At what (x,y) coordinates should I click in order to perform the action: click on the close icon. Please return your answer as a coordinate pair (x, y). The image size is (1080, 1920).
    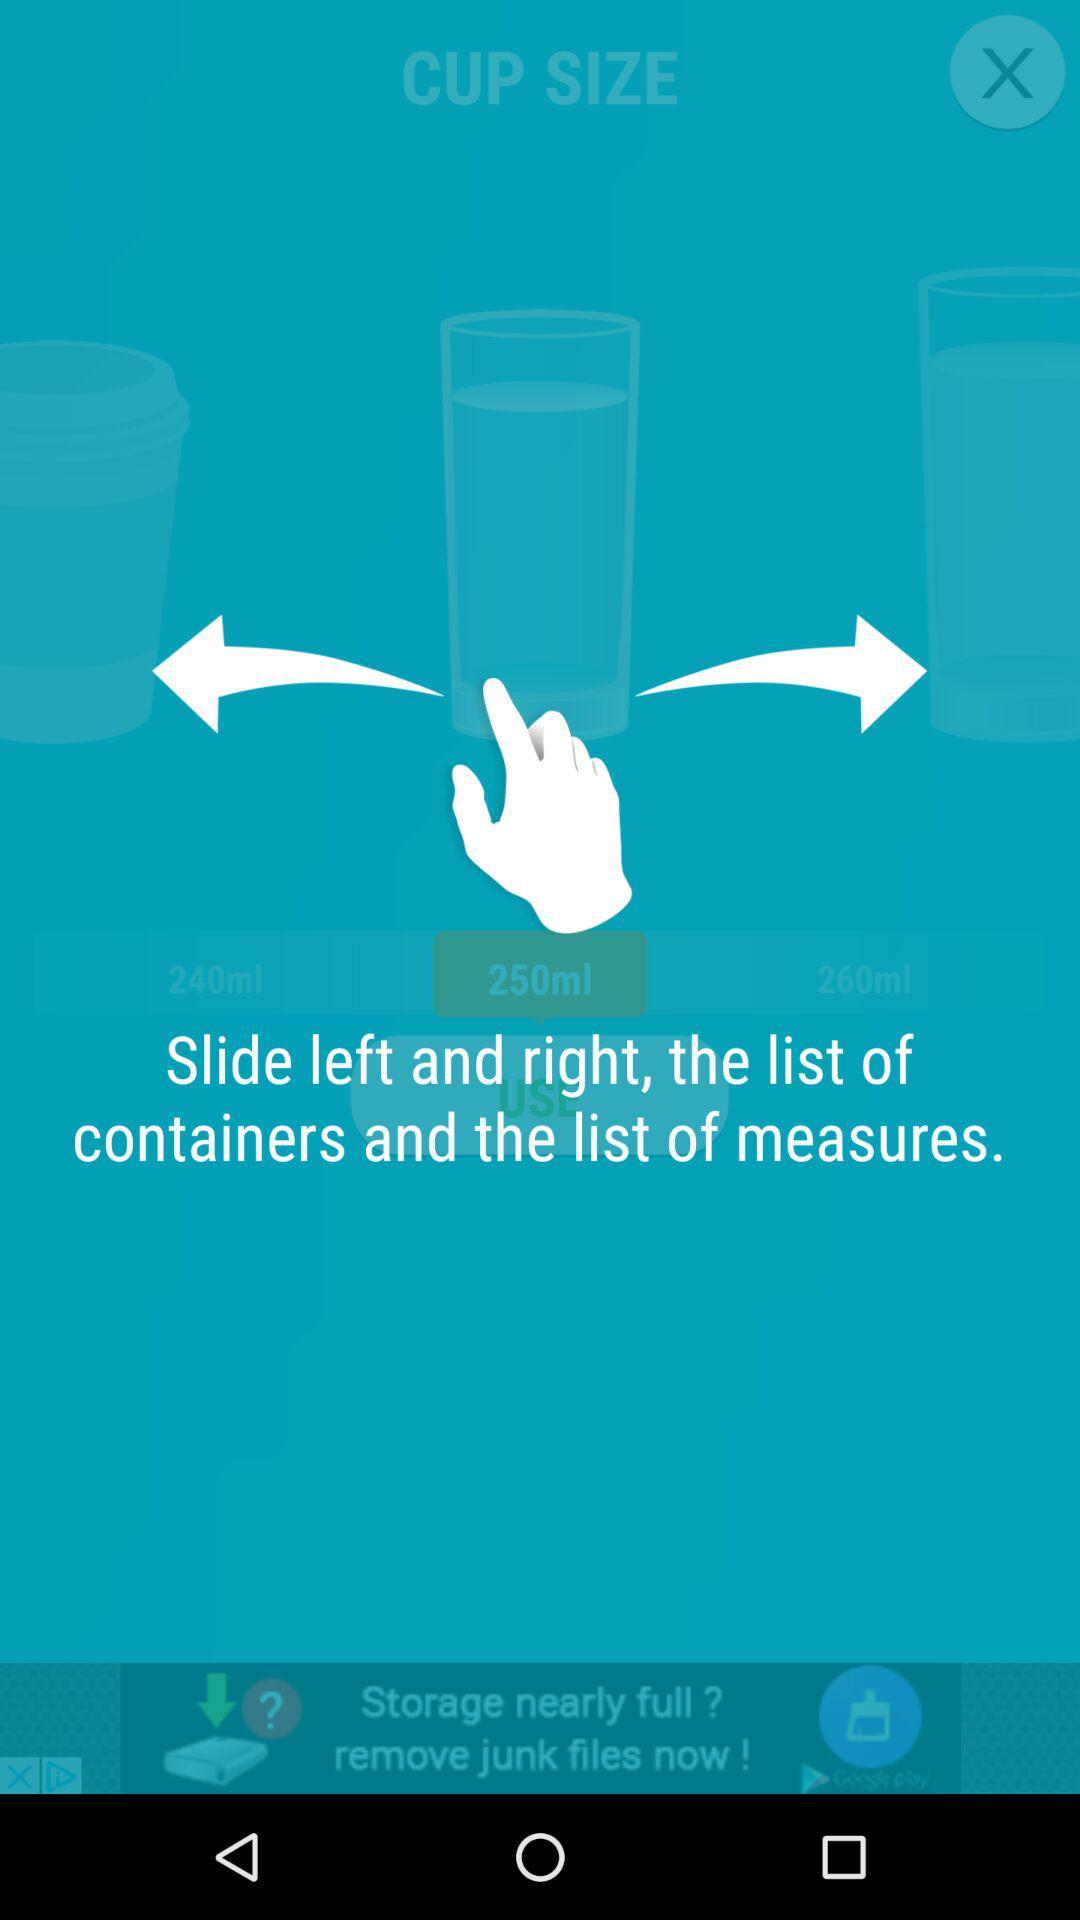
    Looking at the image, I should click on (1007, 72).